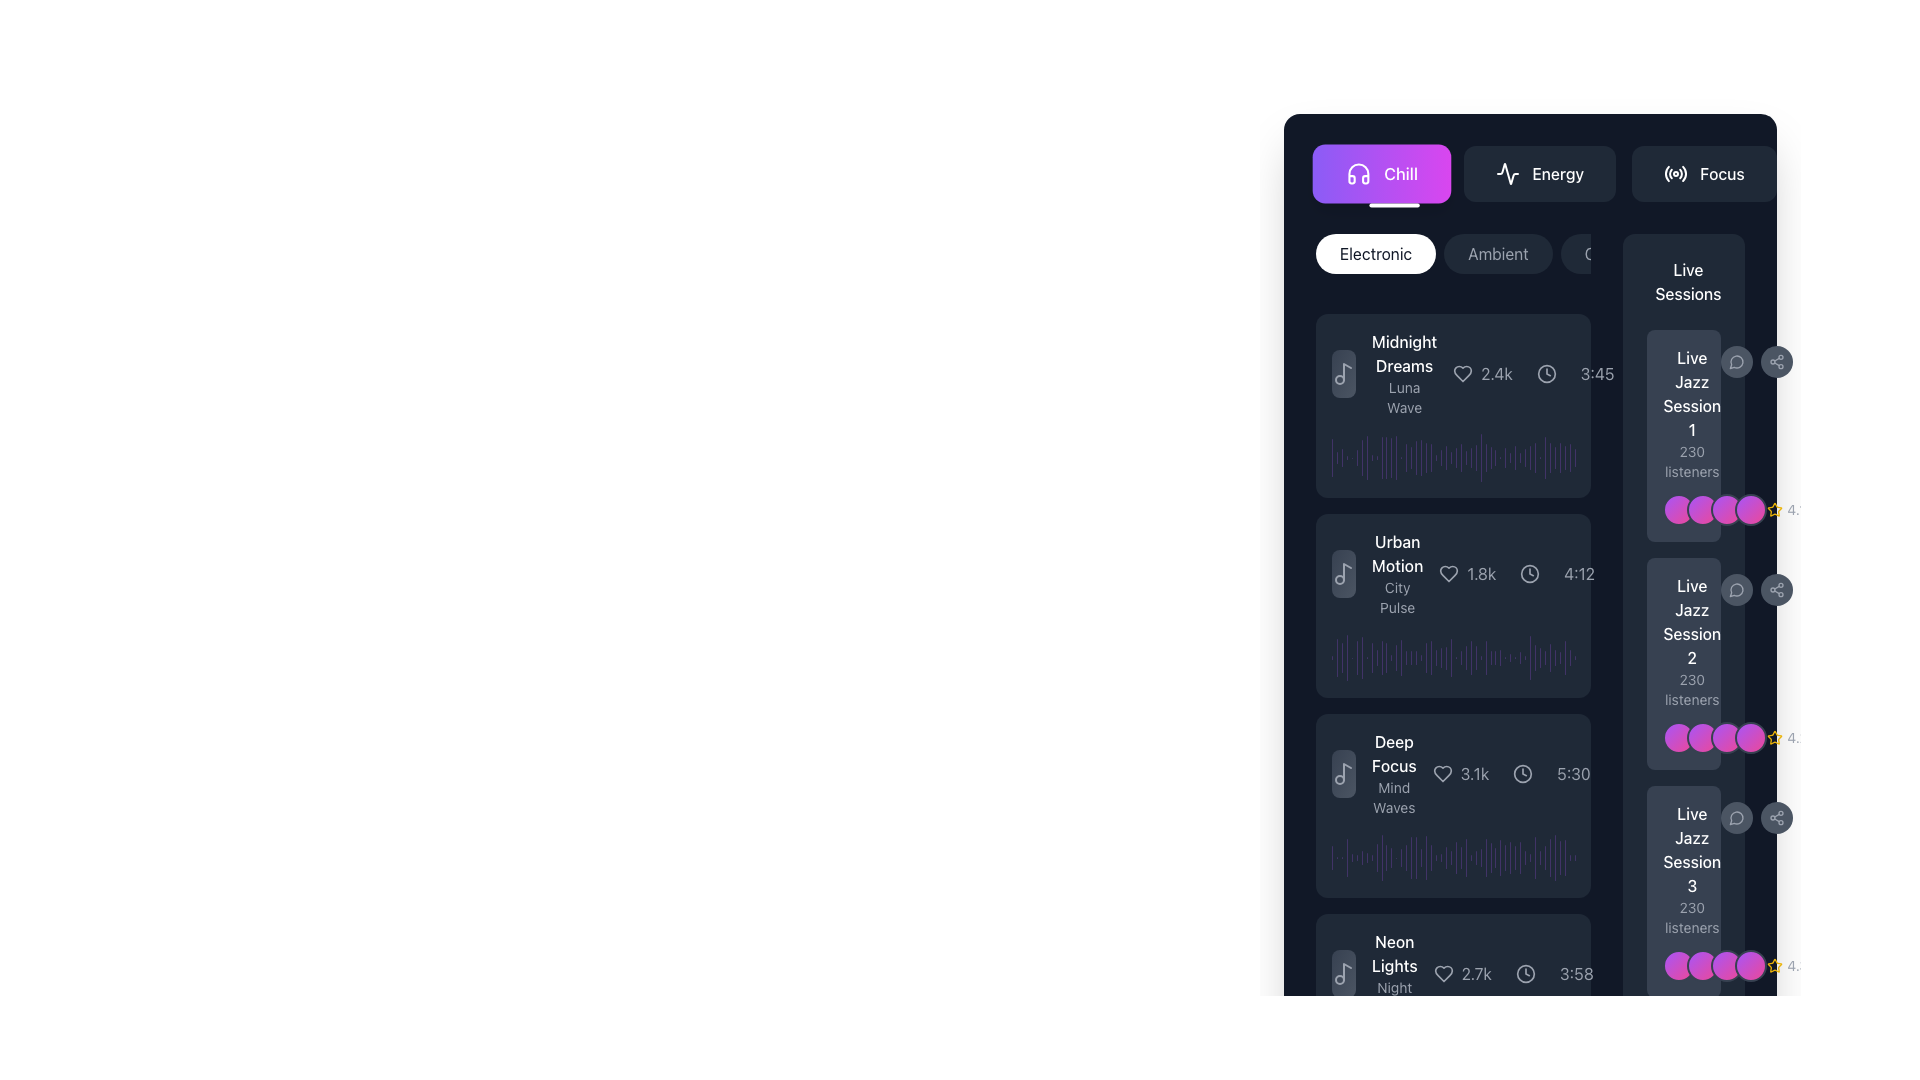  I want to click on the visual details of the purple translucent vertical bar, which is part of a group of similar elements in the music player's progress visualization, so click(1376, 856).